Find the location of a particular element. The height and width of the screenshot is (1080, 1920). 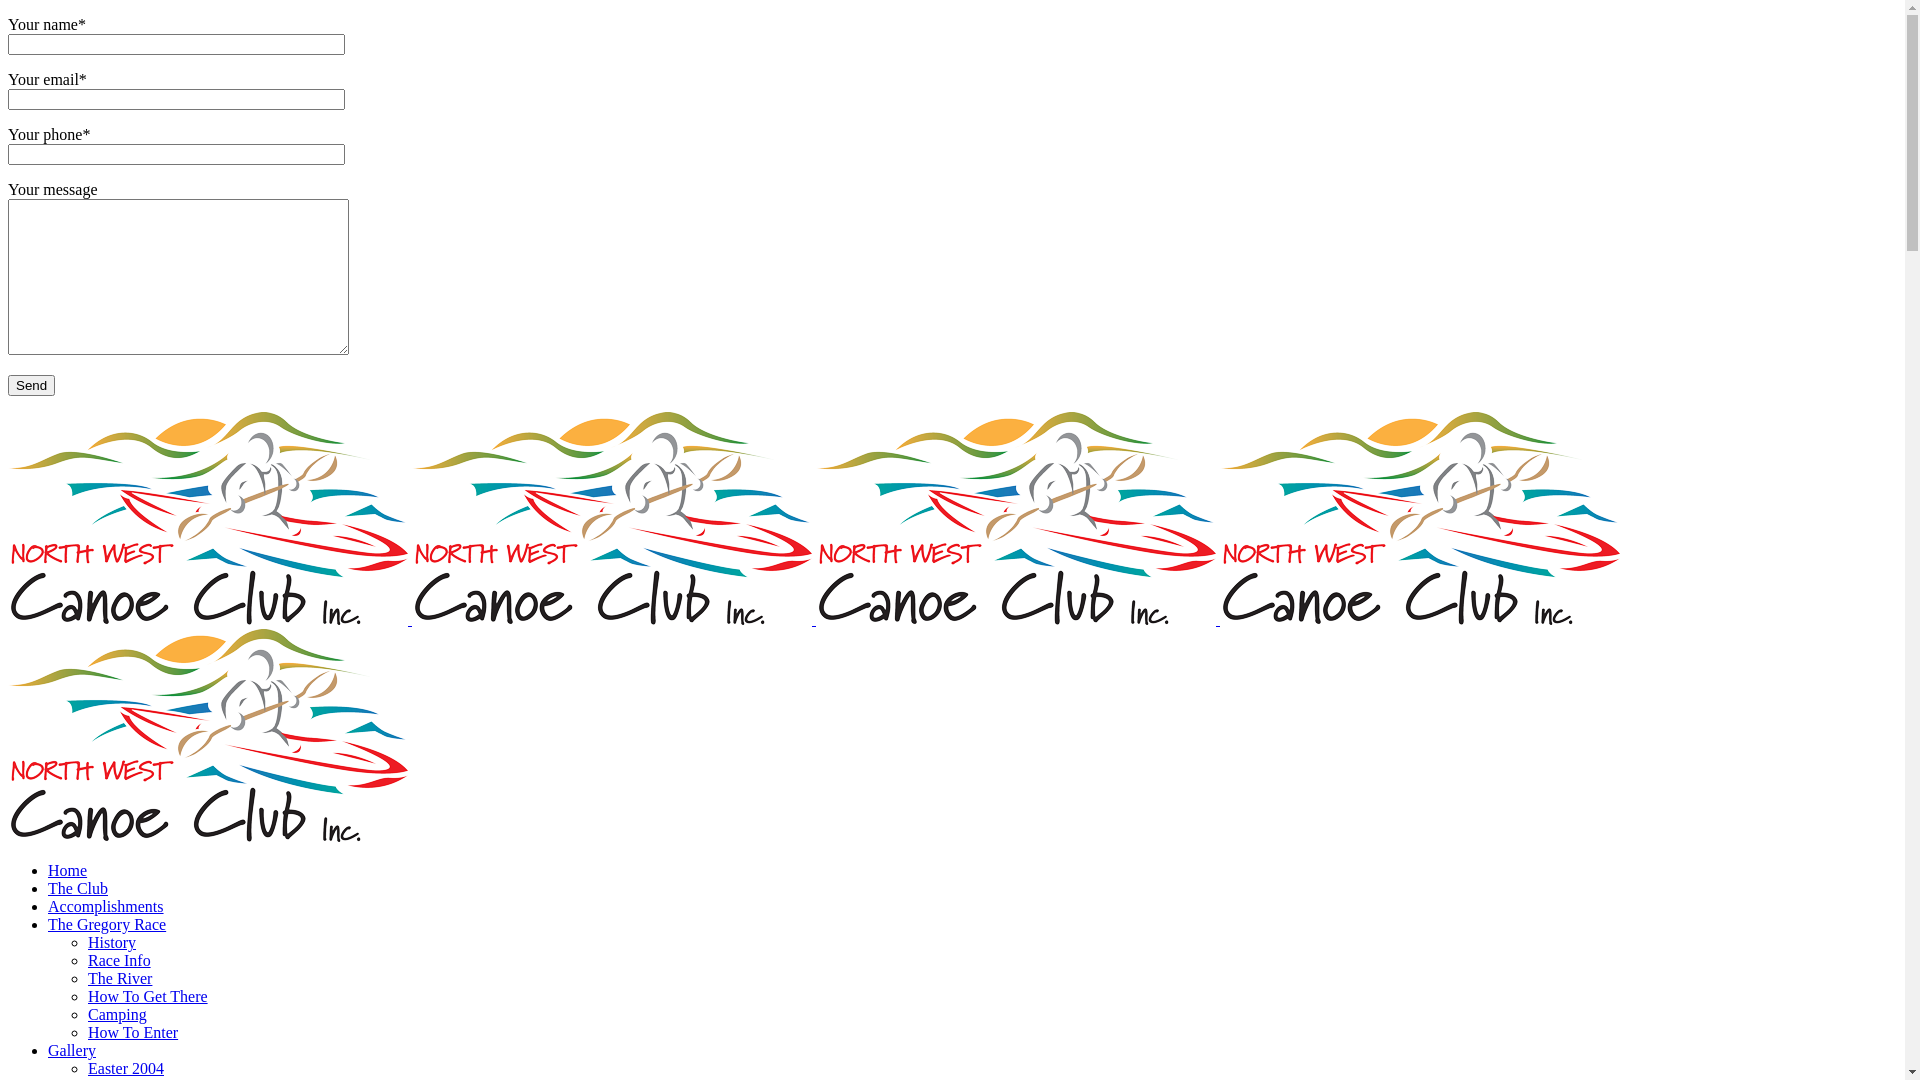

'Home' is located at coordinates (48, 869).